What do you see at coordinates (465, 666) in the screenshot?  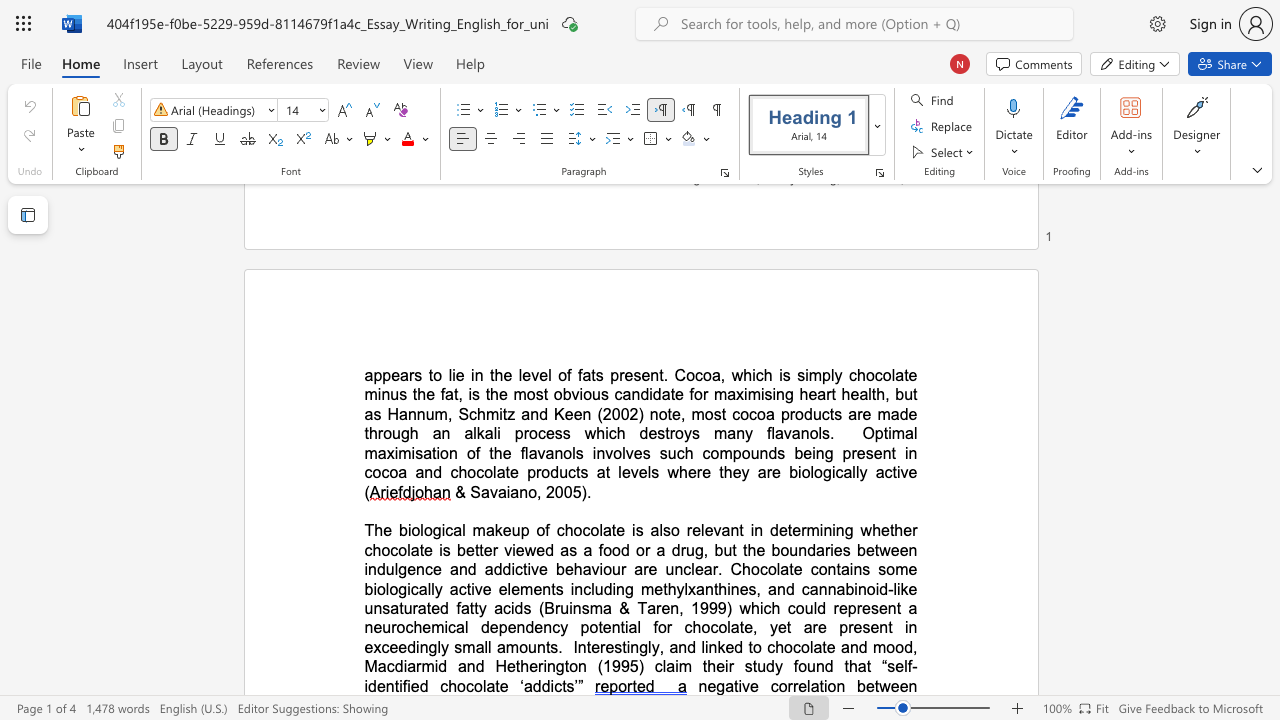 I see `the subset text "nd Hetherington (1995) claim their study found that “self-identified chocolate" within the text "mood, Macdiarmid and Hetherington (1995) claim their study found that “self-identified chocolate ‘addicts’”"` at bounding box center [465, 666].